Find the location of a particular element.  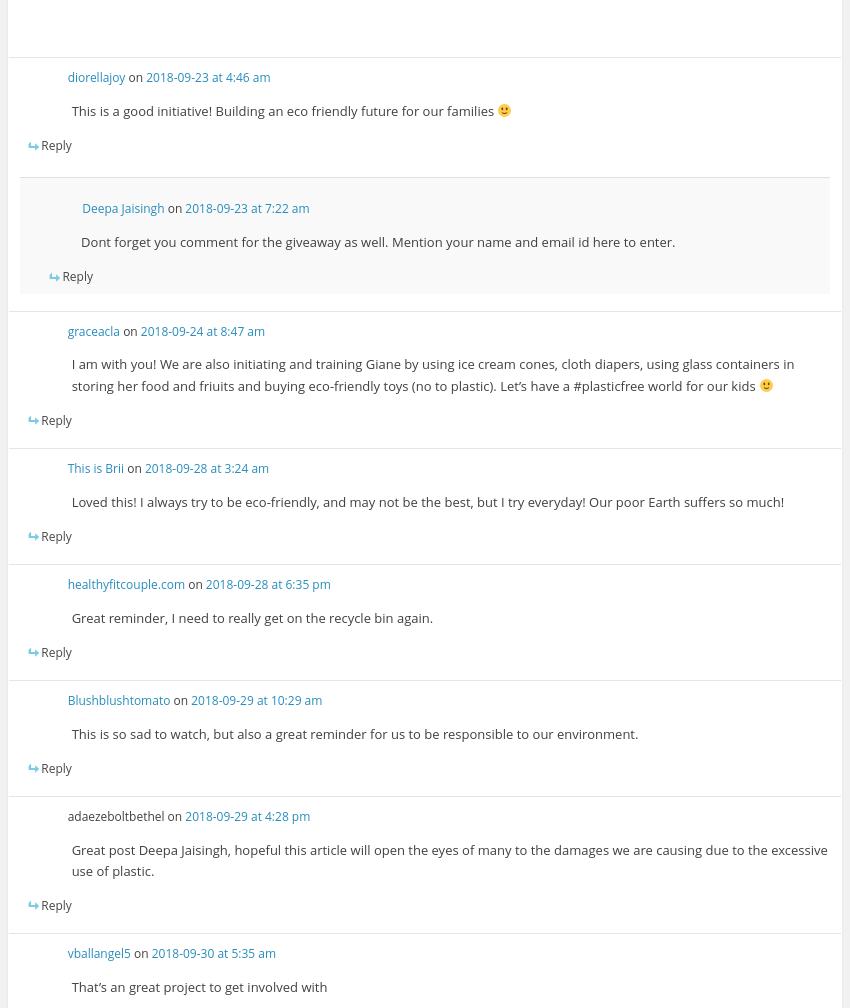

'2018-09-29 at 4:28 pm' is located at coordinates (247, 816).